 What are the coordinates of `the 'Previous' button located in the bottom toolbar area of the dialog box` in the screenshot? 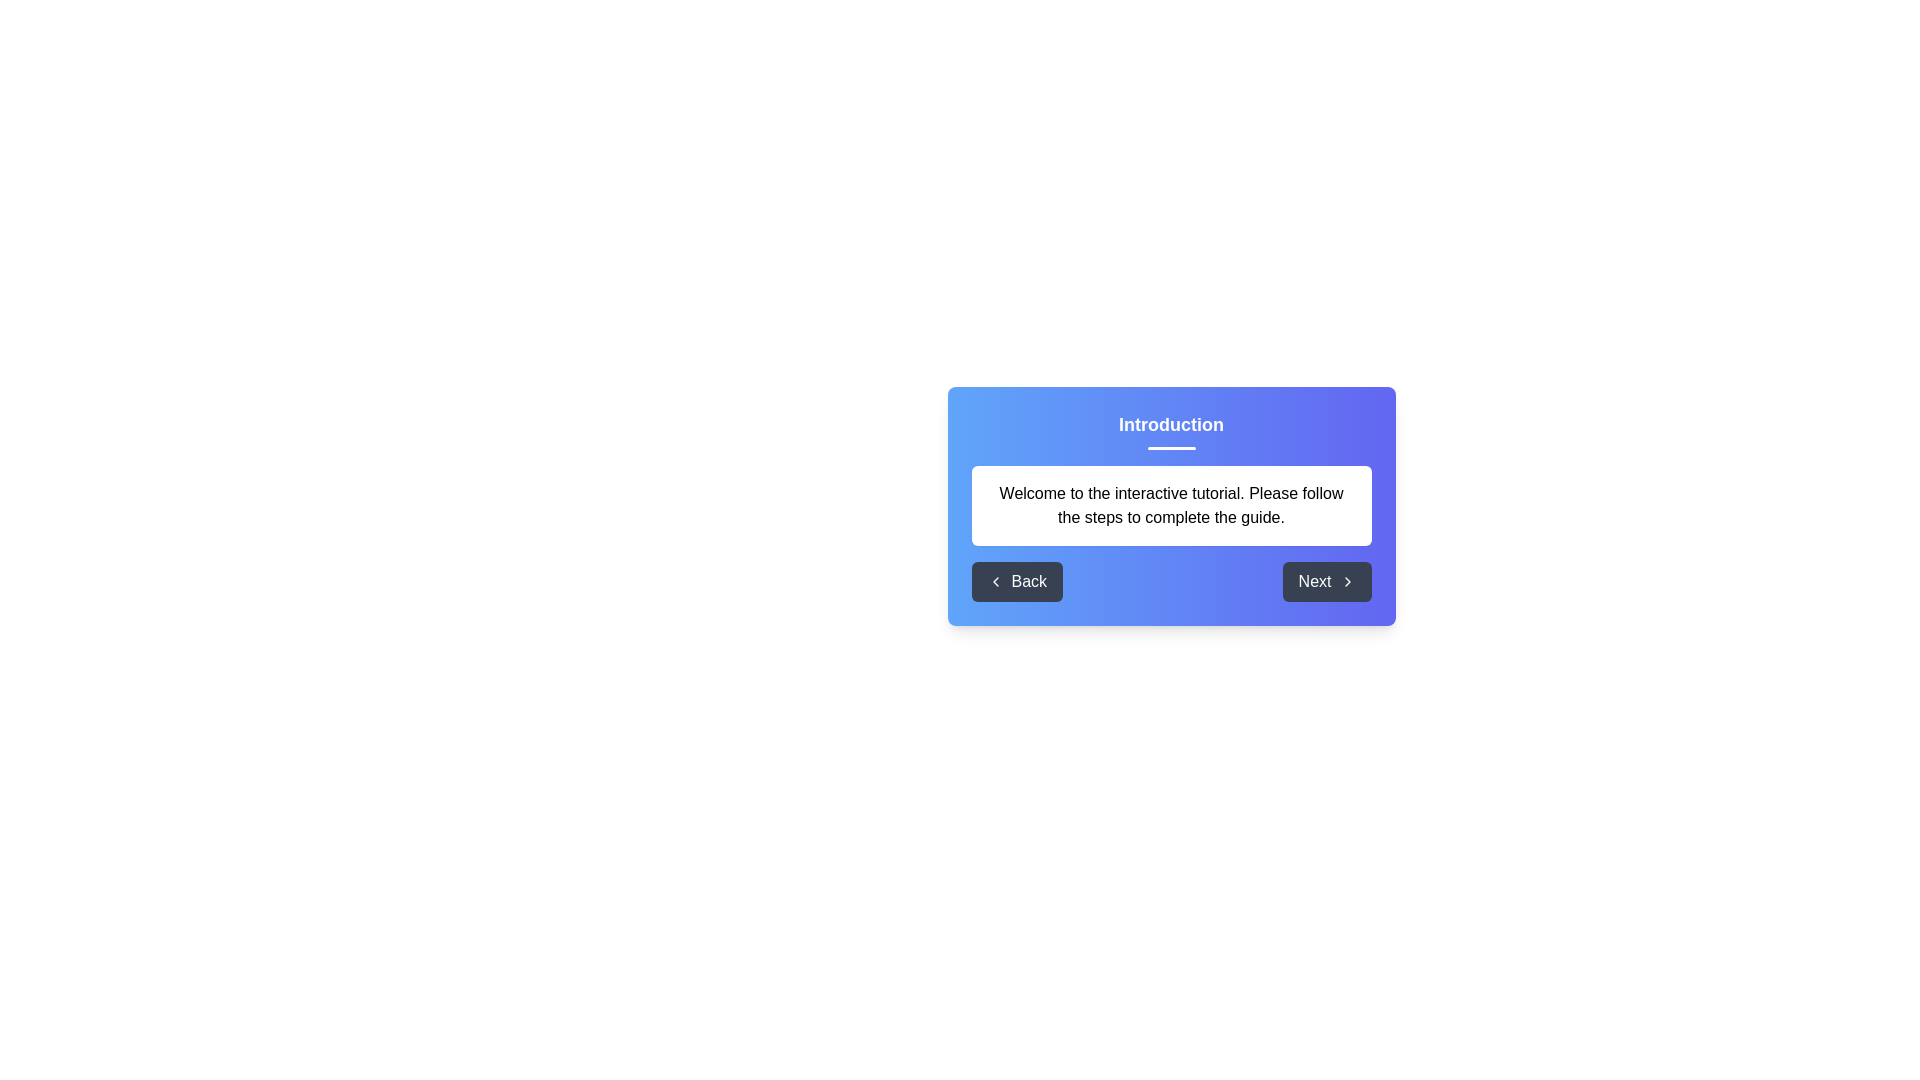 It's located at (1017, 582).